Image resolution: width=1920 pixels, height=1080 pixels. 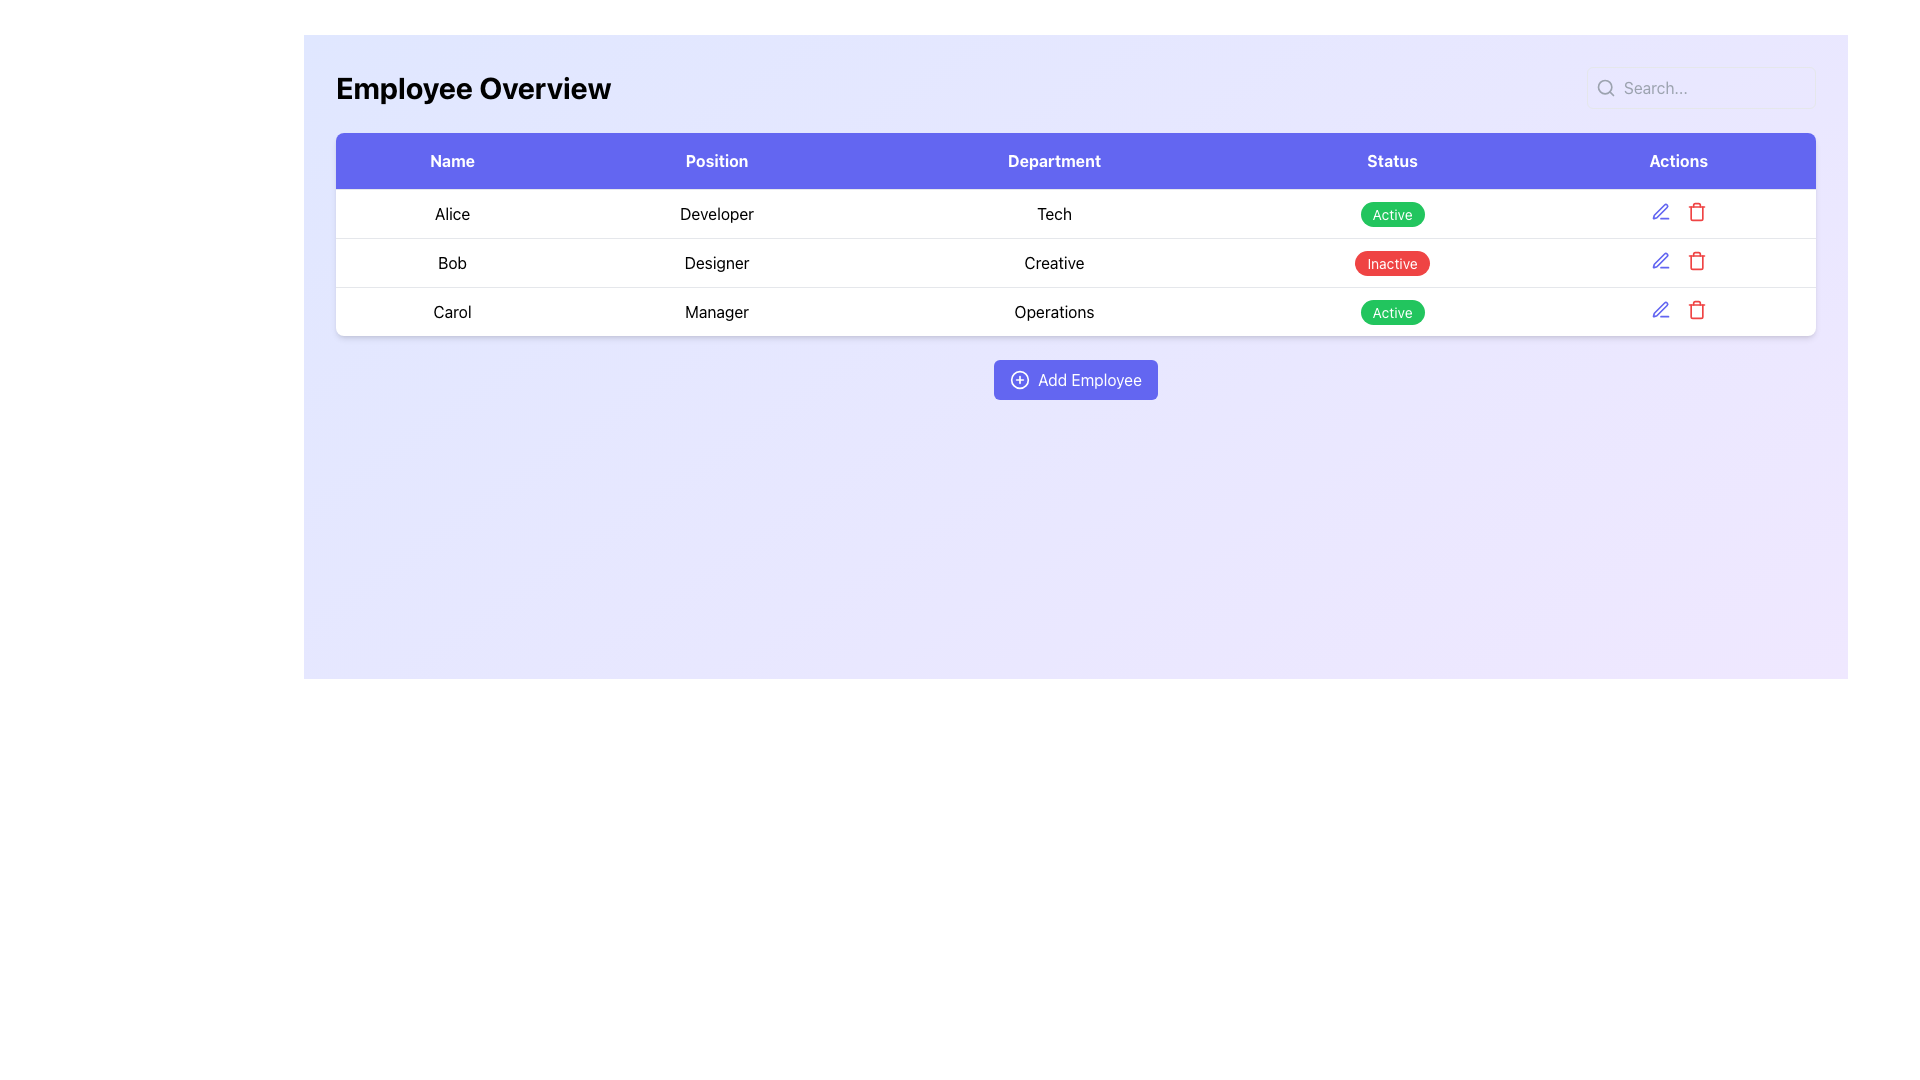 I want to click on text content of the 'Active' status badge for 'Alice' in the first row of the table, so click(x=1391, y=213).